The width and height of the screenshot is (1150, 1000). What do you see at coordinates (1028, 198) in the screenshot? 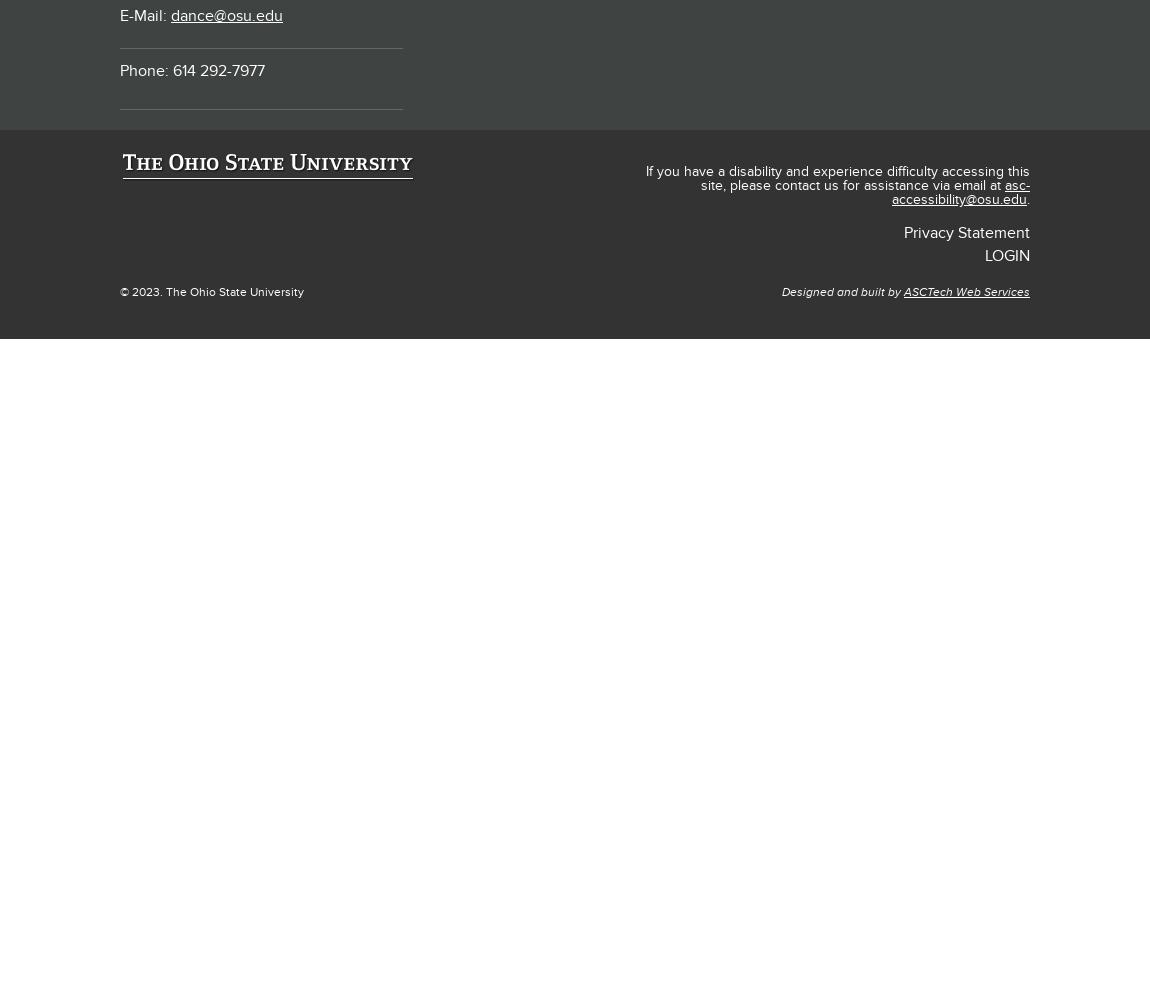
I see `'.'` at bounding box center [1028, 198].